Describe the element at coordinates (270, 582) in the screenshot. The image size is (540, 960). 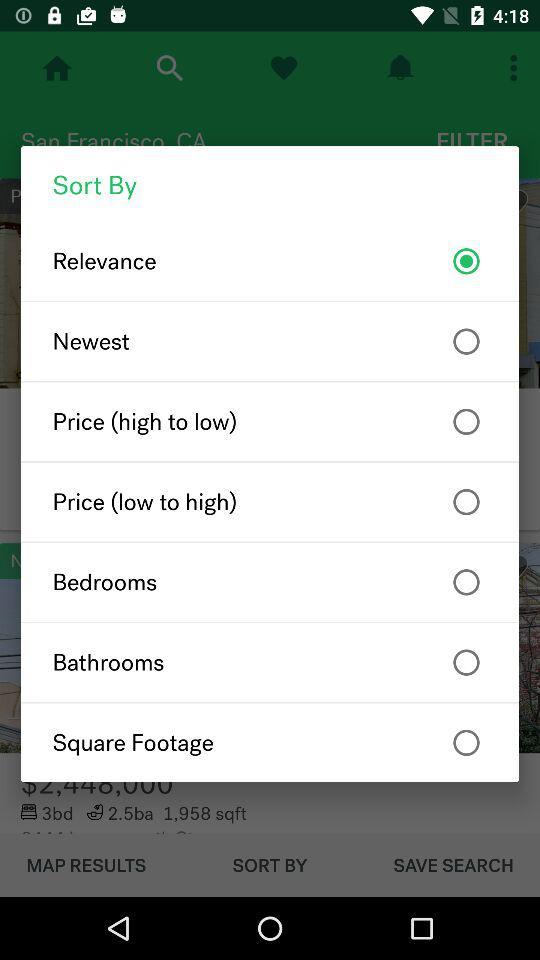
I see `icon below price low to icon` at that location.